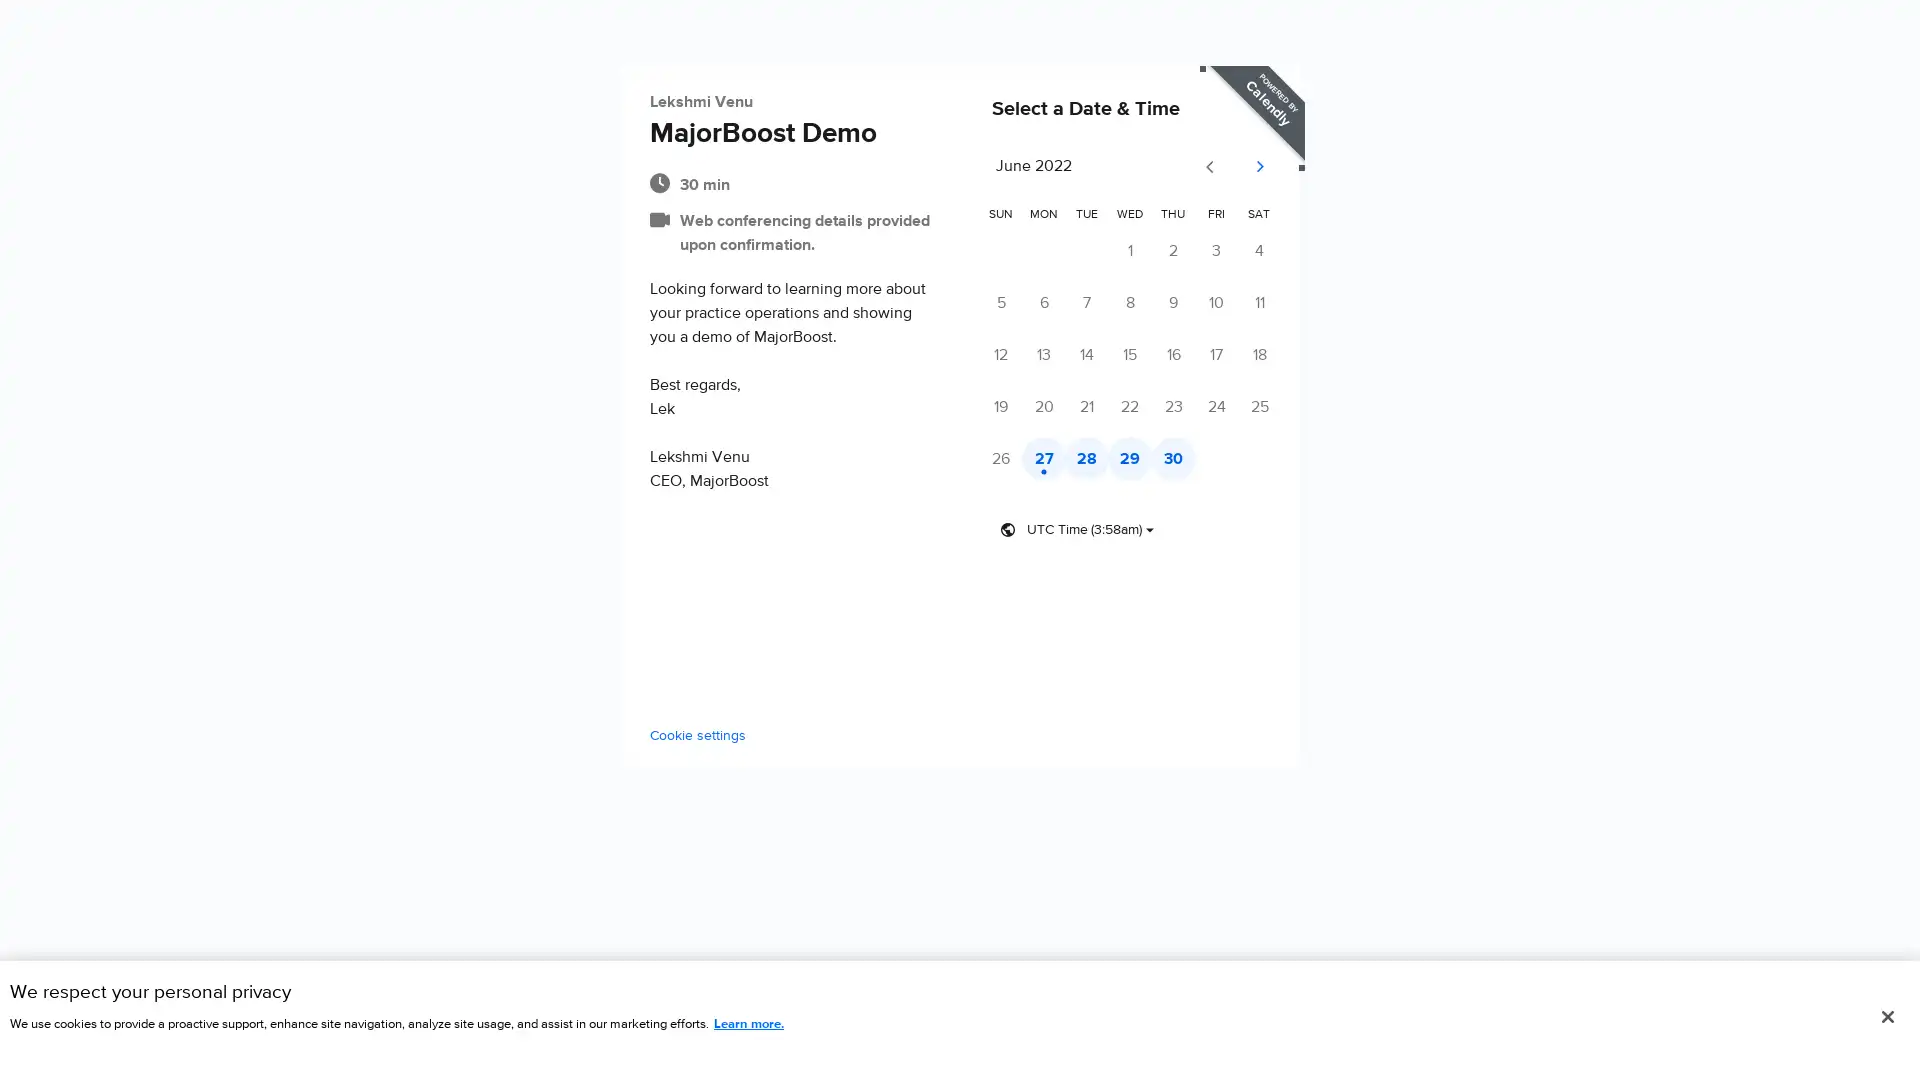  What do you see at coordinates (1055, 304) in the screenshot?
I see `Monday, June 6 - No times available` at bounding box center [1055, 304].